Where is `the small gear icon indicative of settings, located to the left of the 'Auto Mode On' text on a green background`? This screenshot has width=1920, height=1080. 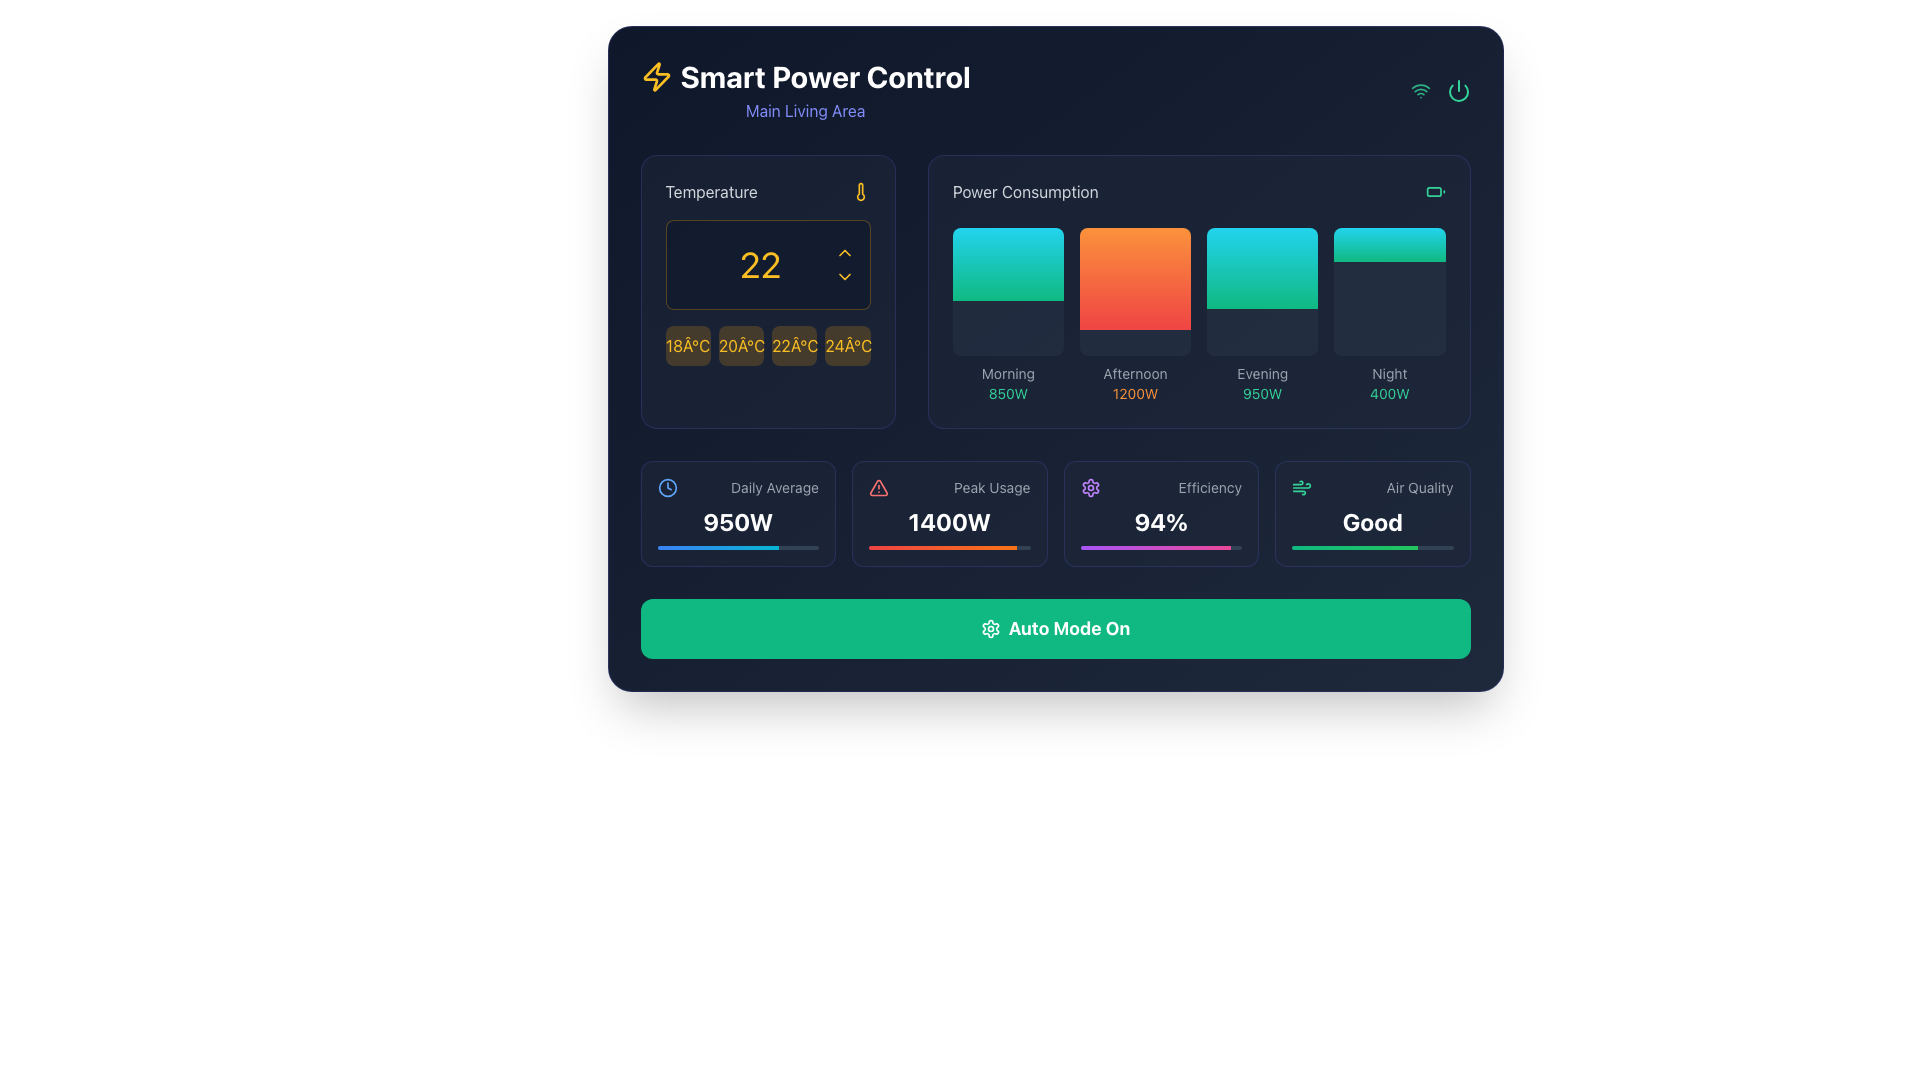 the small gear icon indicative of settings, located to the left of the 'Auto Mode On' text on a green background is located at coordinates (990, 627).